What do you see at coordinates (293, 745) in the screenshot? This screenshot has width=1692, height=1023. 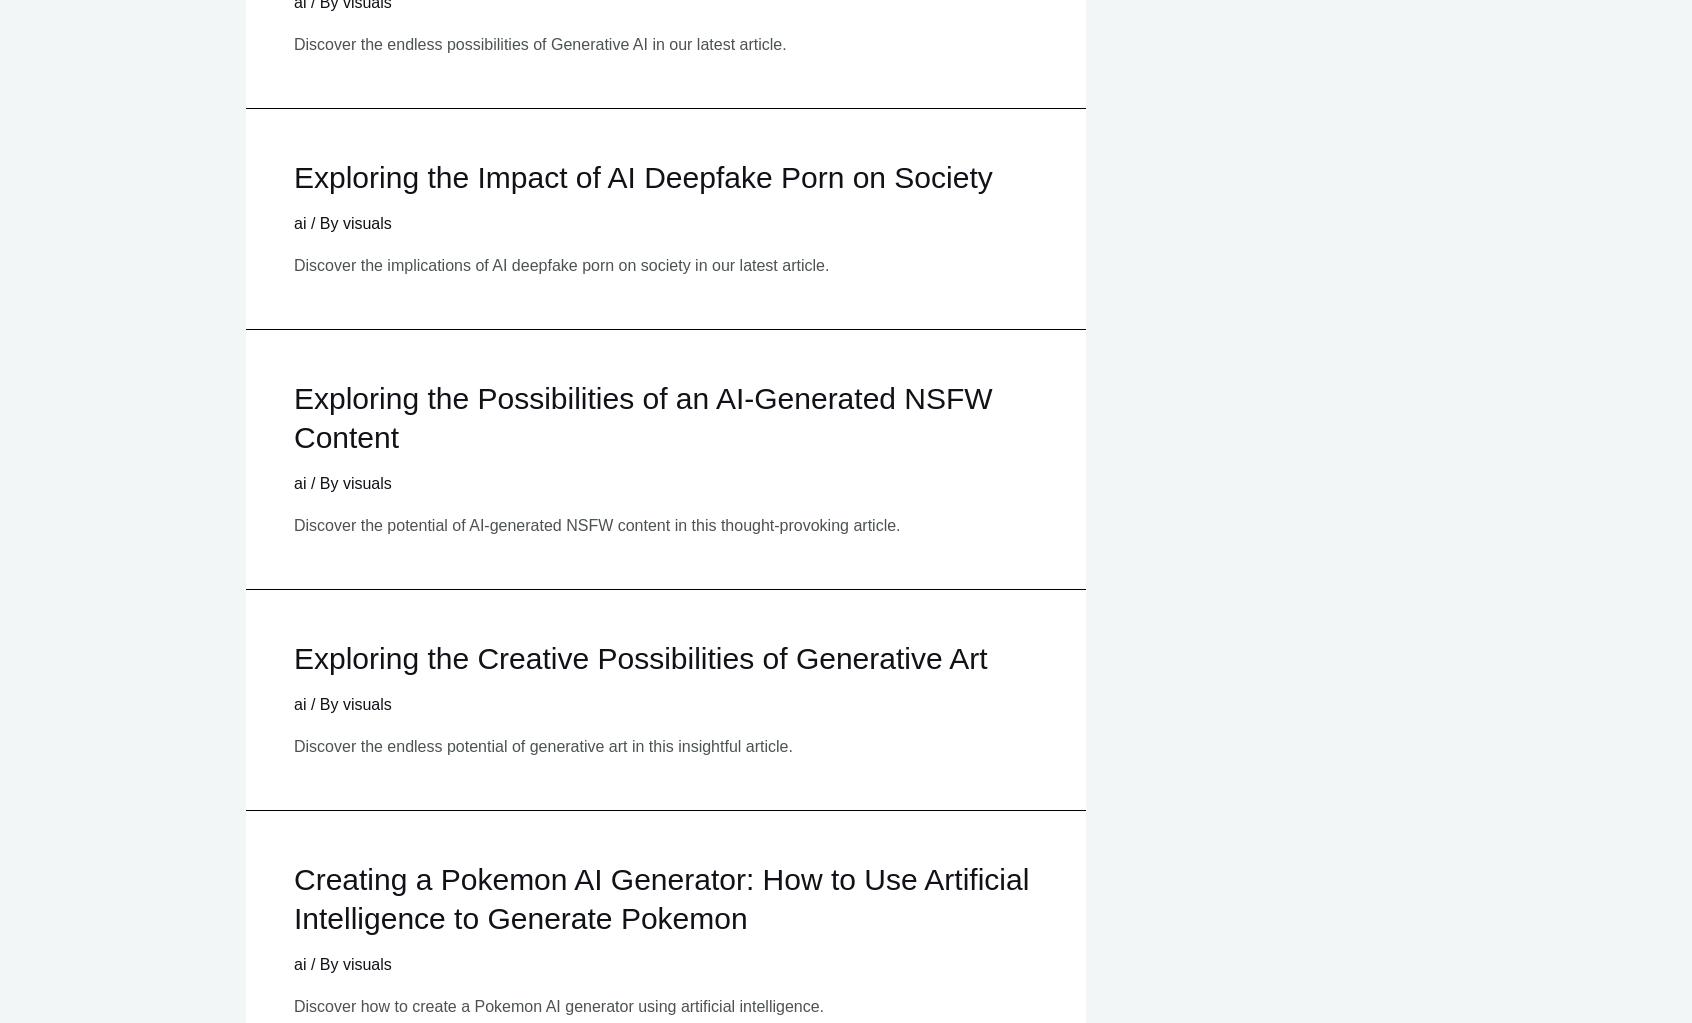 I see `'Discover the endless potential of generative art in this insightful article.'` at bounding box center [293, 745].